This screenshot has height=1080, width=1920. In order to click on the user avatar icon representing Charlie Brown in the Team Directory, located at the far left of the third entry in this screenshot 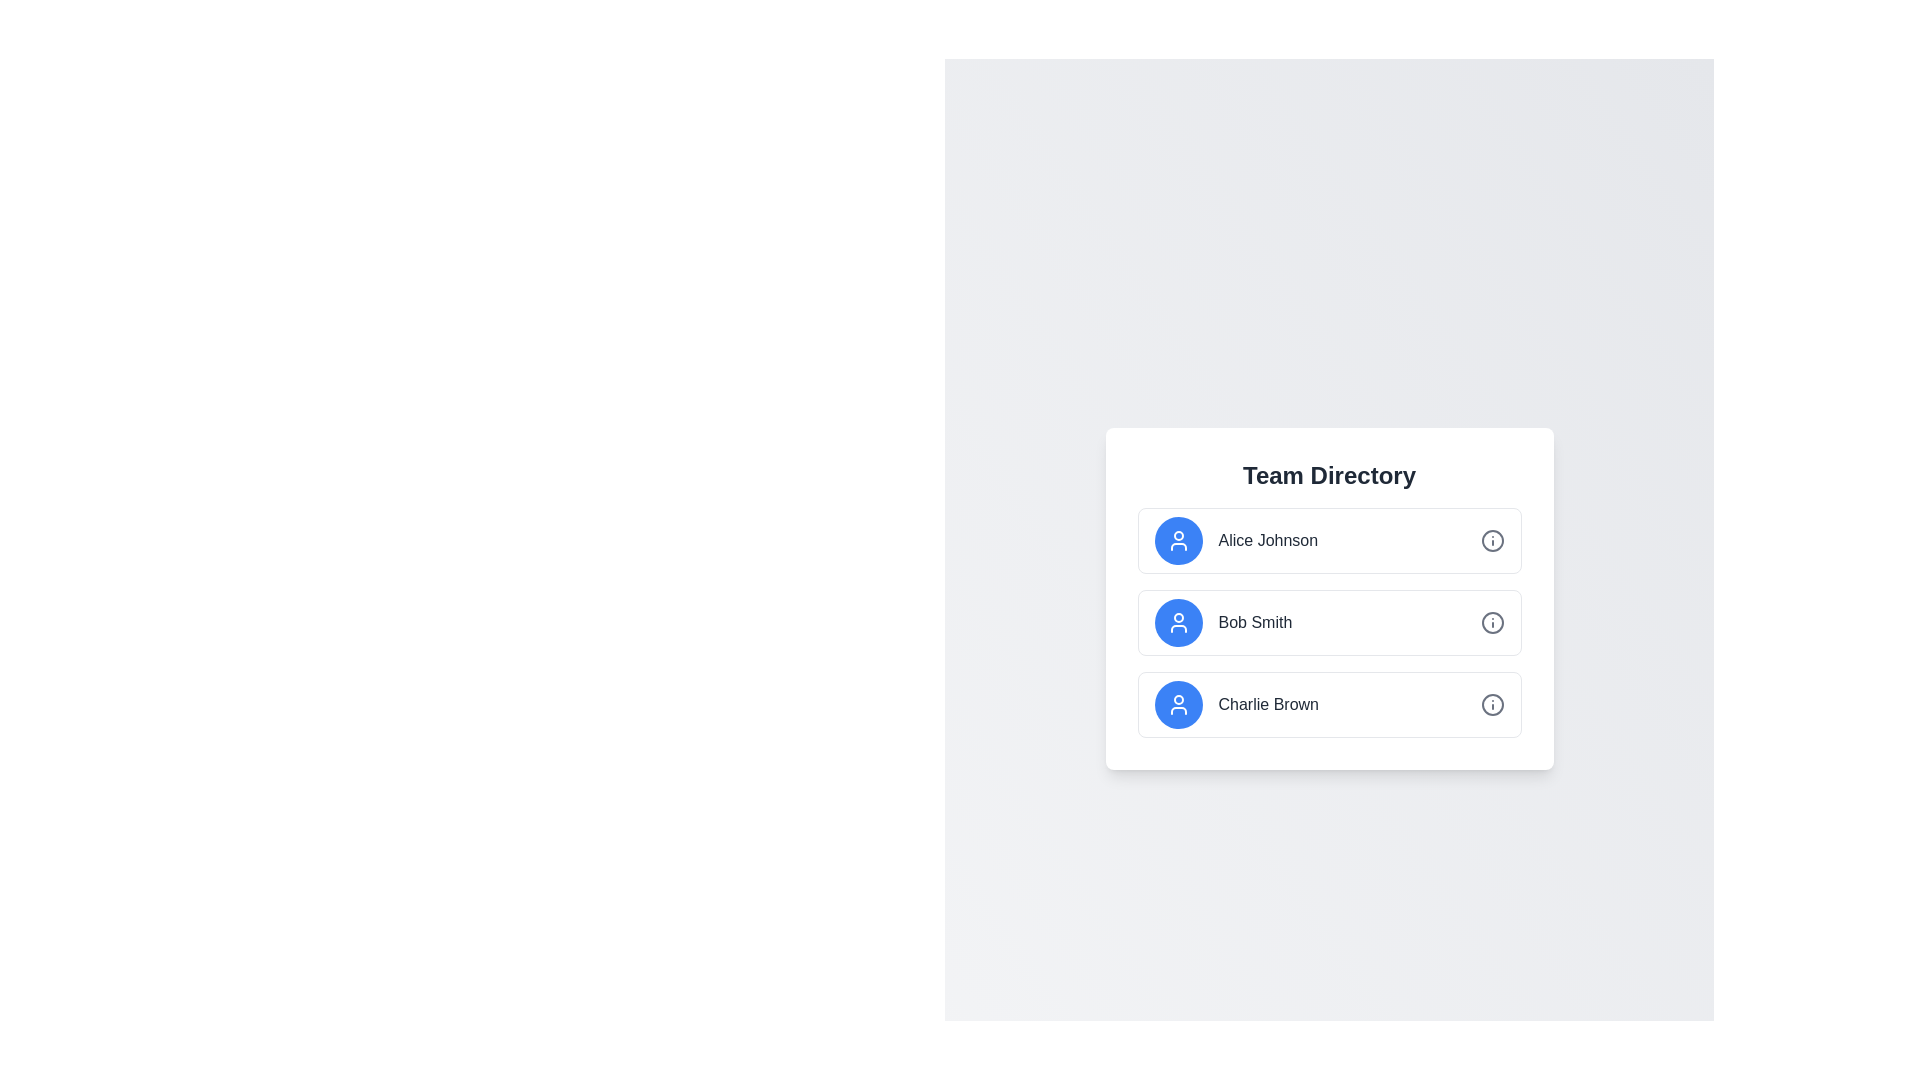, I will do `click(1178, 704)`.